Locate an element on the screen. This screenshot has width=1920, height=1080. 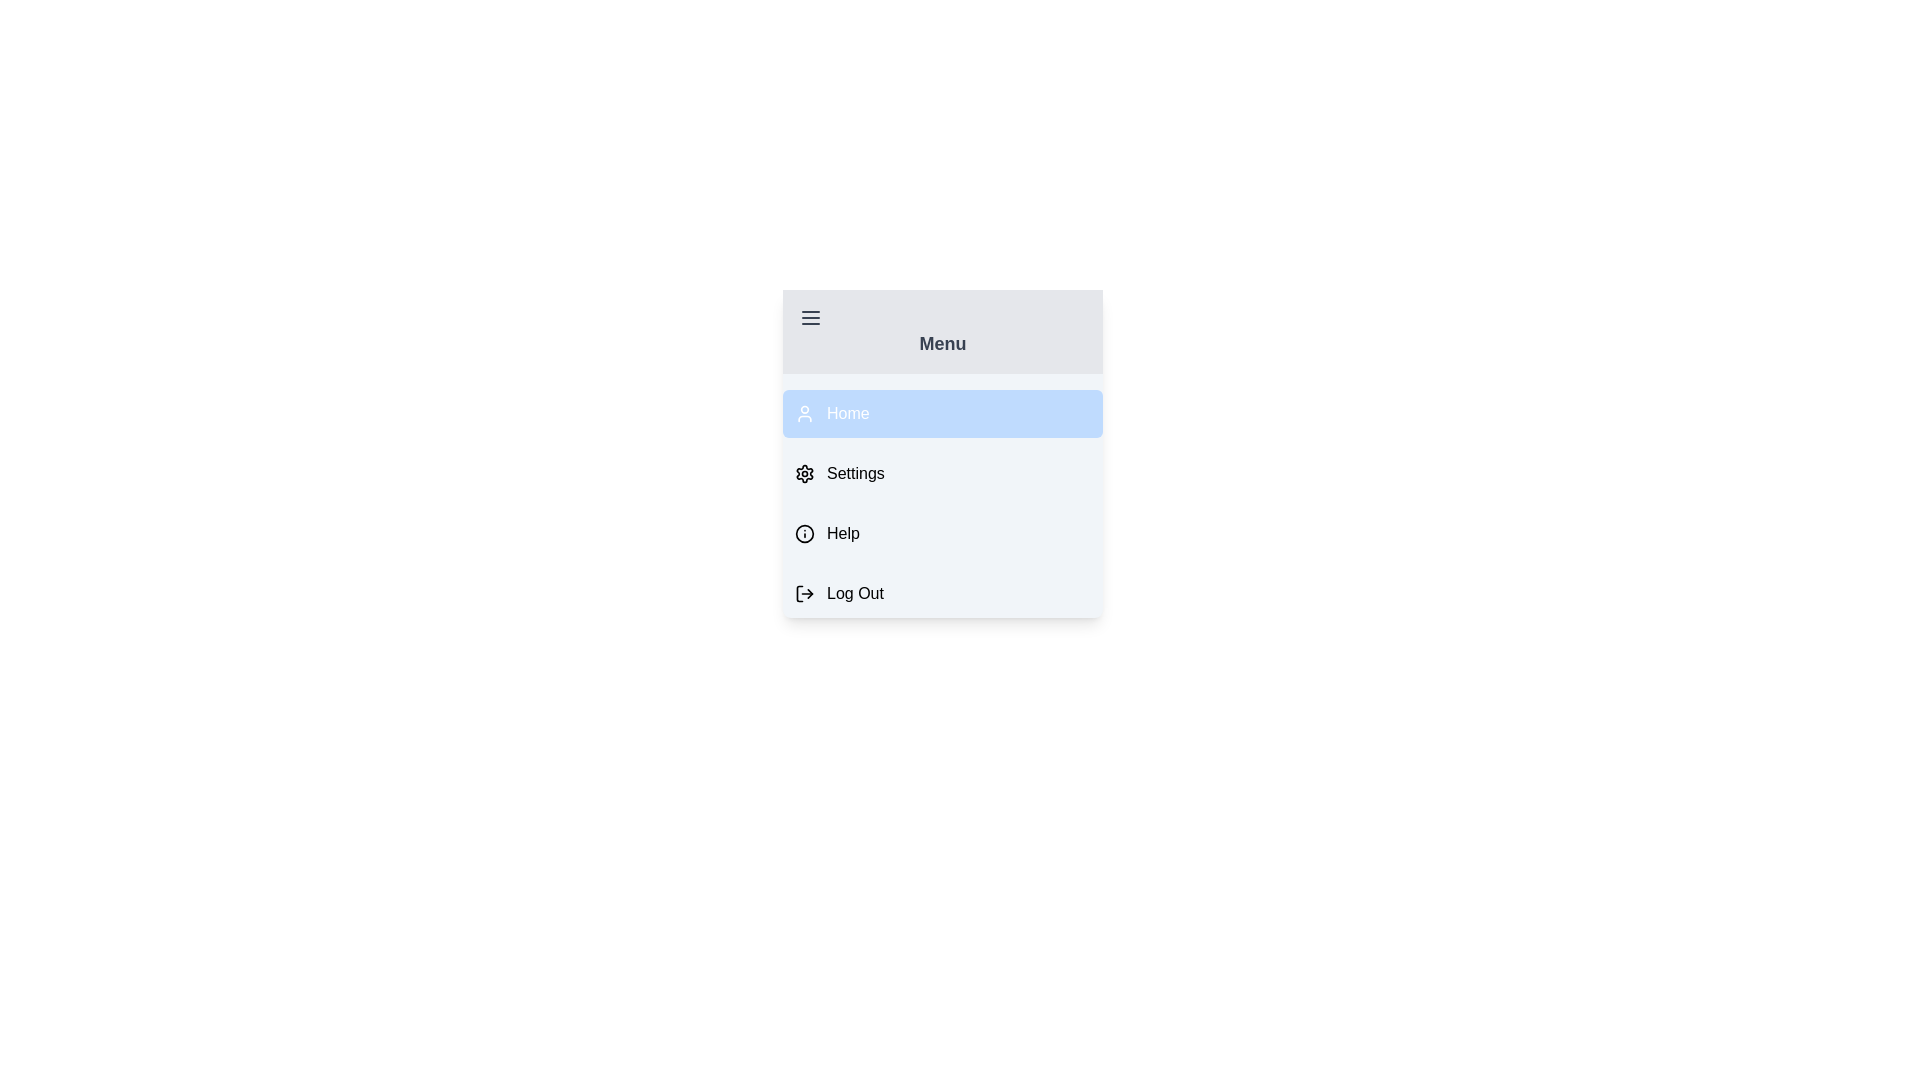
the menu item labeled Log Out is located at coordinates (941, 593).